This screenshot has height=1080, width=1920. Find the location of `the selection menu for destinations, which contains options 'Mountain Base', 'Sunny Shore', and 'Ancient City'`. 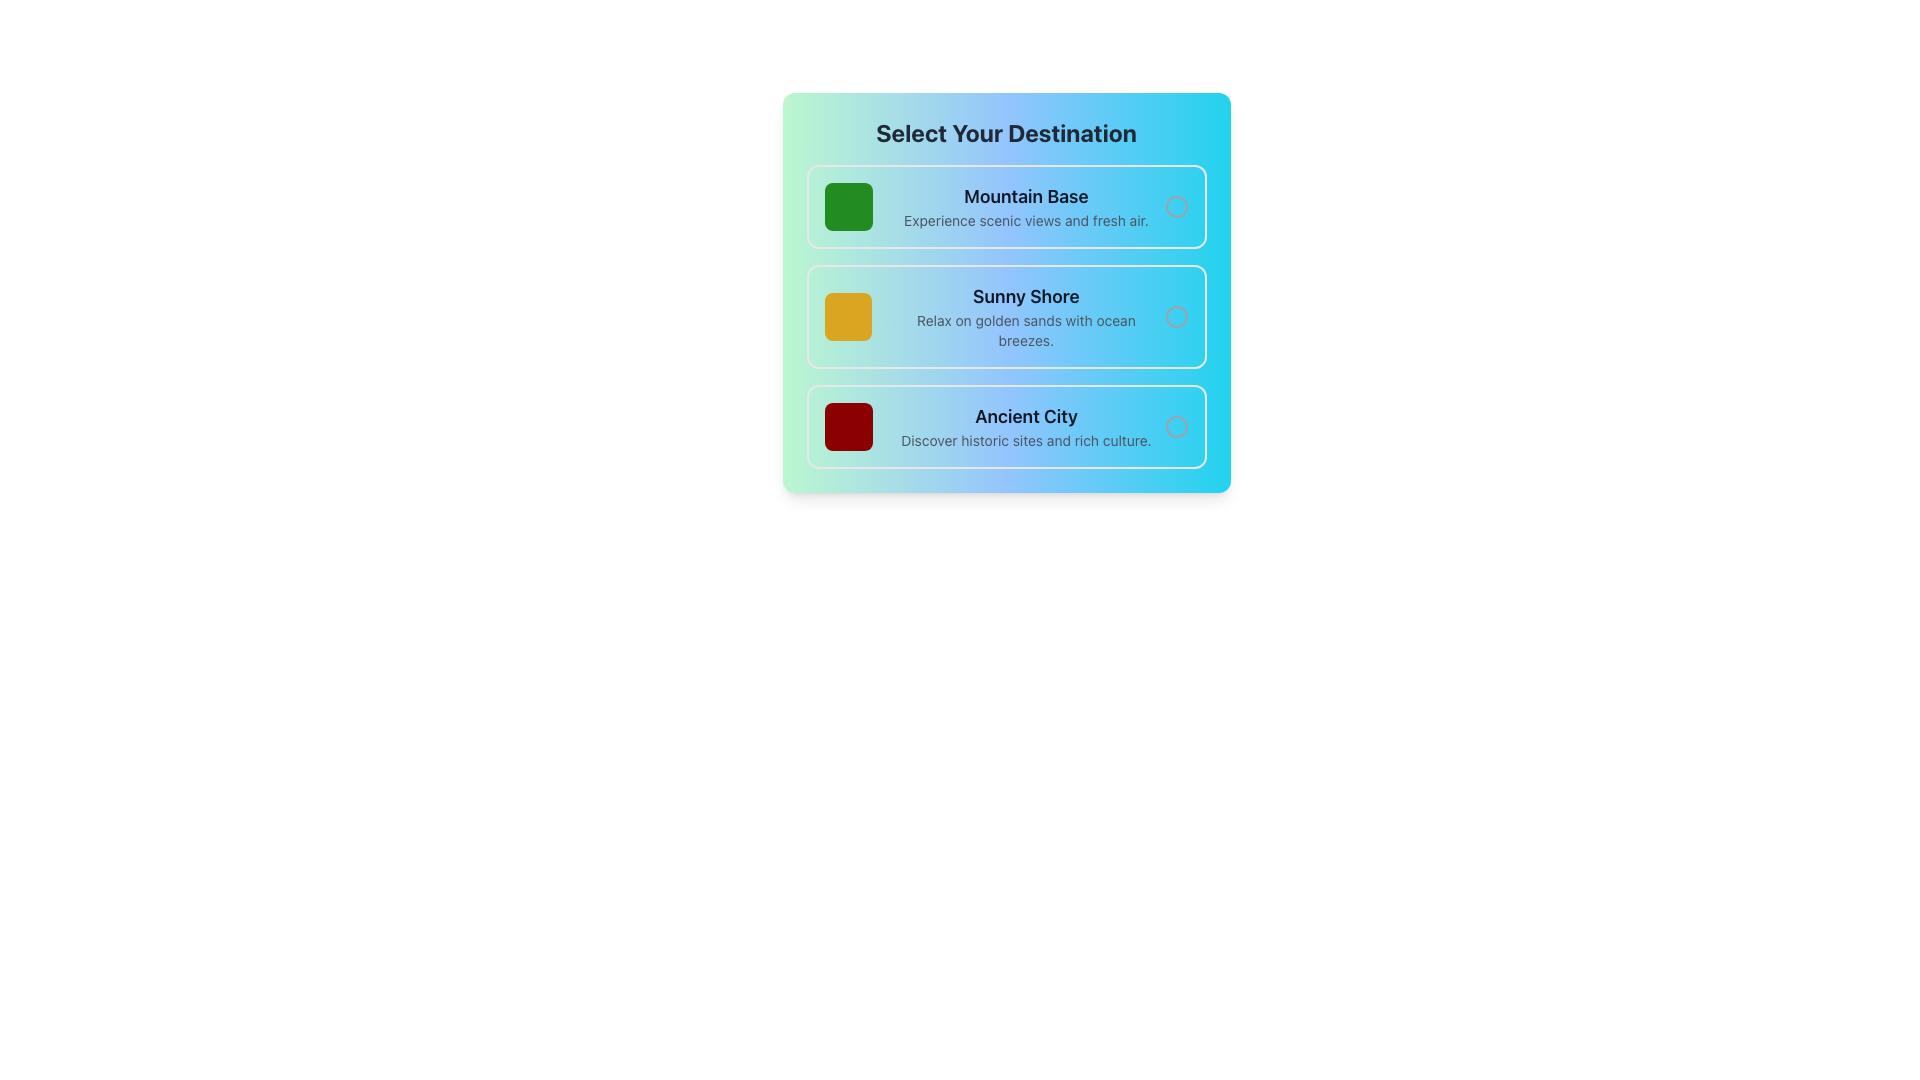

the selection menu for destinations, which contains options 'Mountain Base', 'Sunny Shore', and 'Ancient City' is located at coordinates (1006, 293).